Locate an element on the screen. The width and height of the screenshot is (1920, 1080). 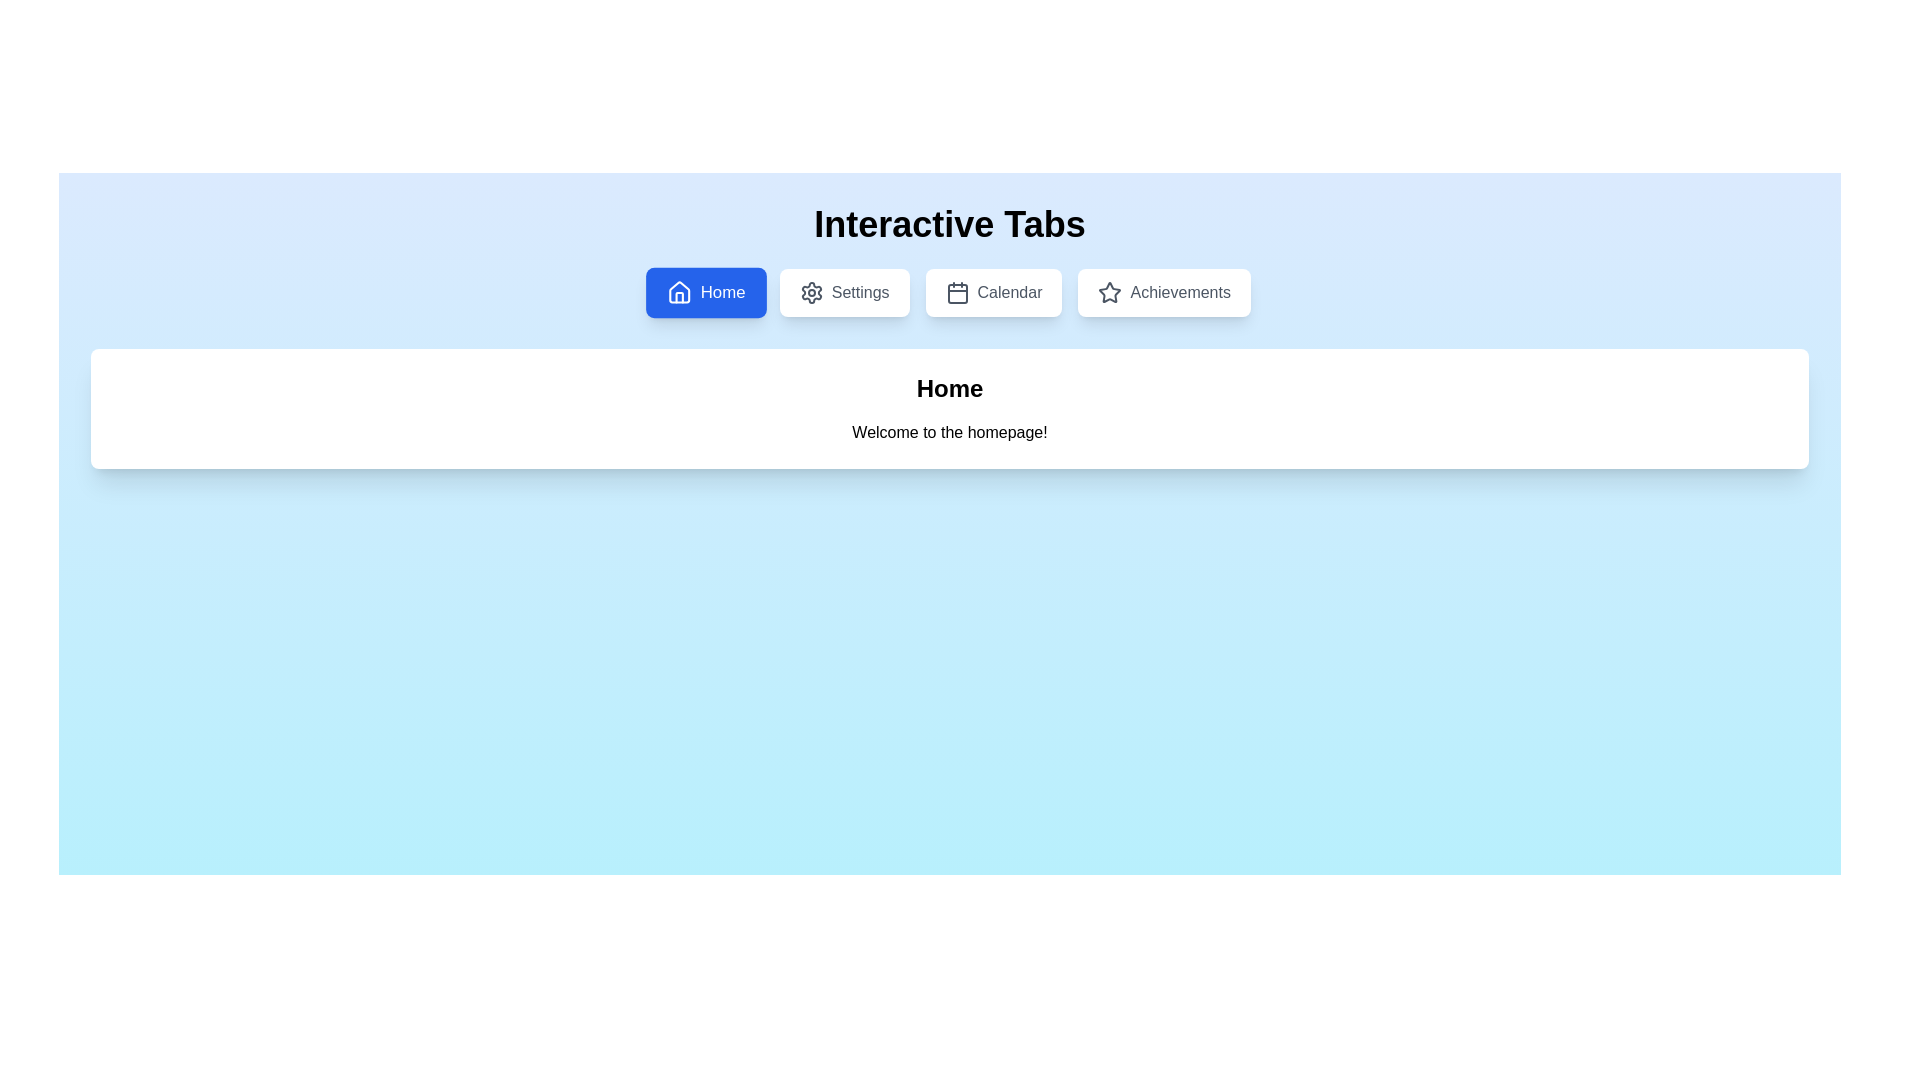
the tab labeled Settings to trigger its hover effect is located at coordinates (844, 293).